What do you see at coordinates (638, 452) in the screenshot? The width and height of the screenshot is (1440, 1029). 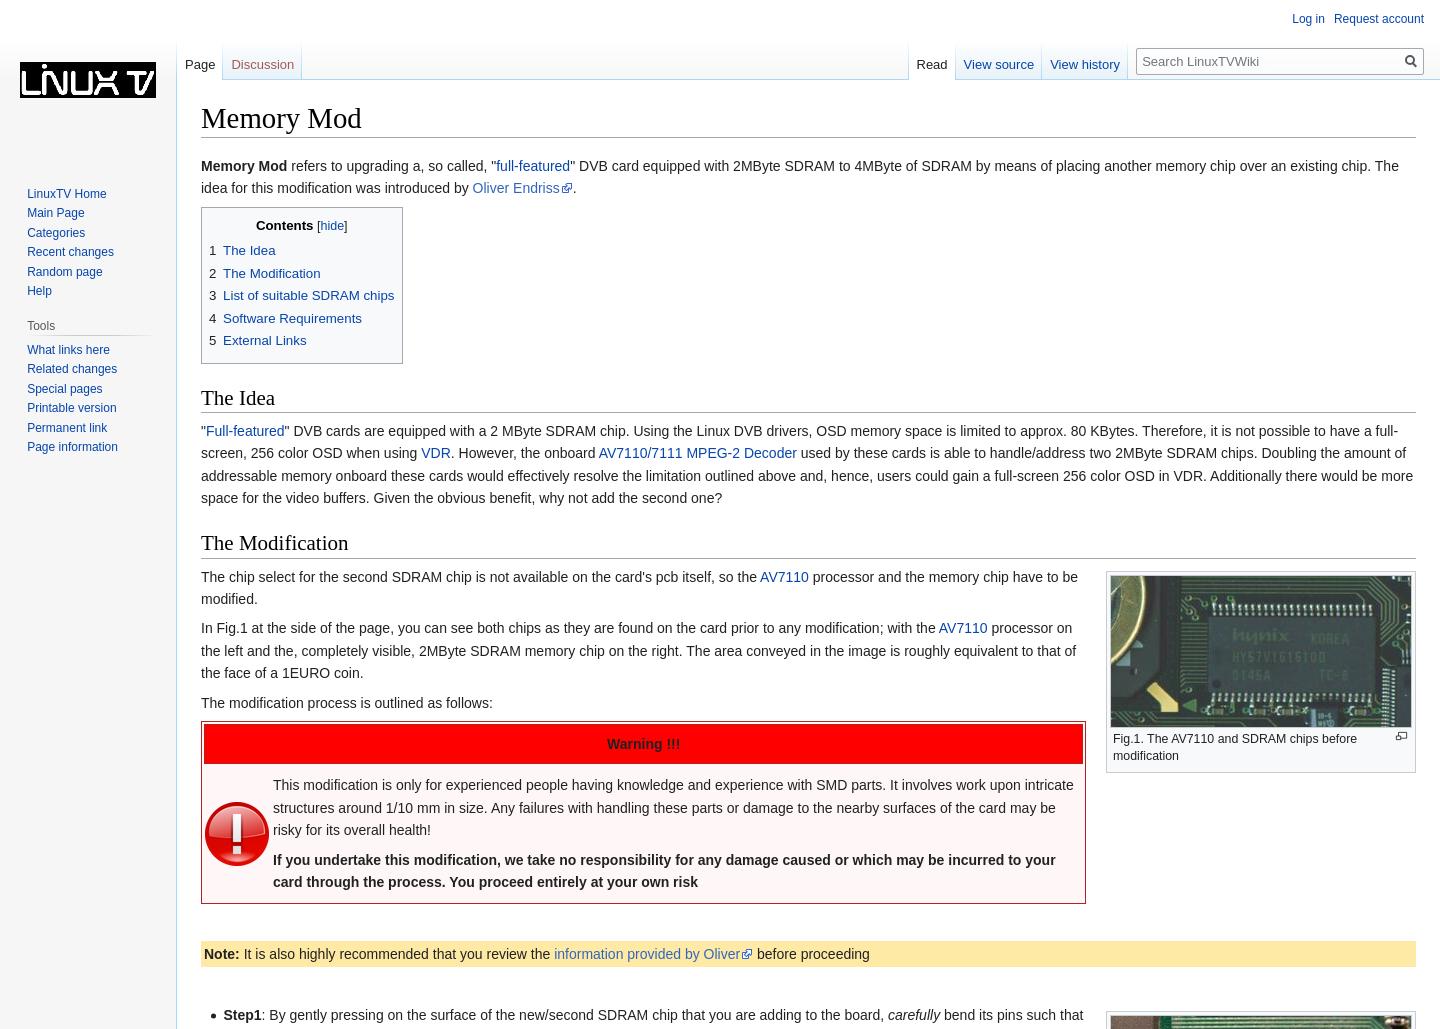 I see `'AV7110/7111'` at bounding box center [638, 452].